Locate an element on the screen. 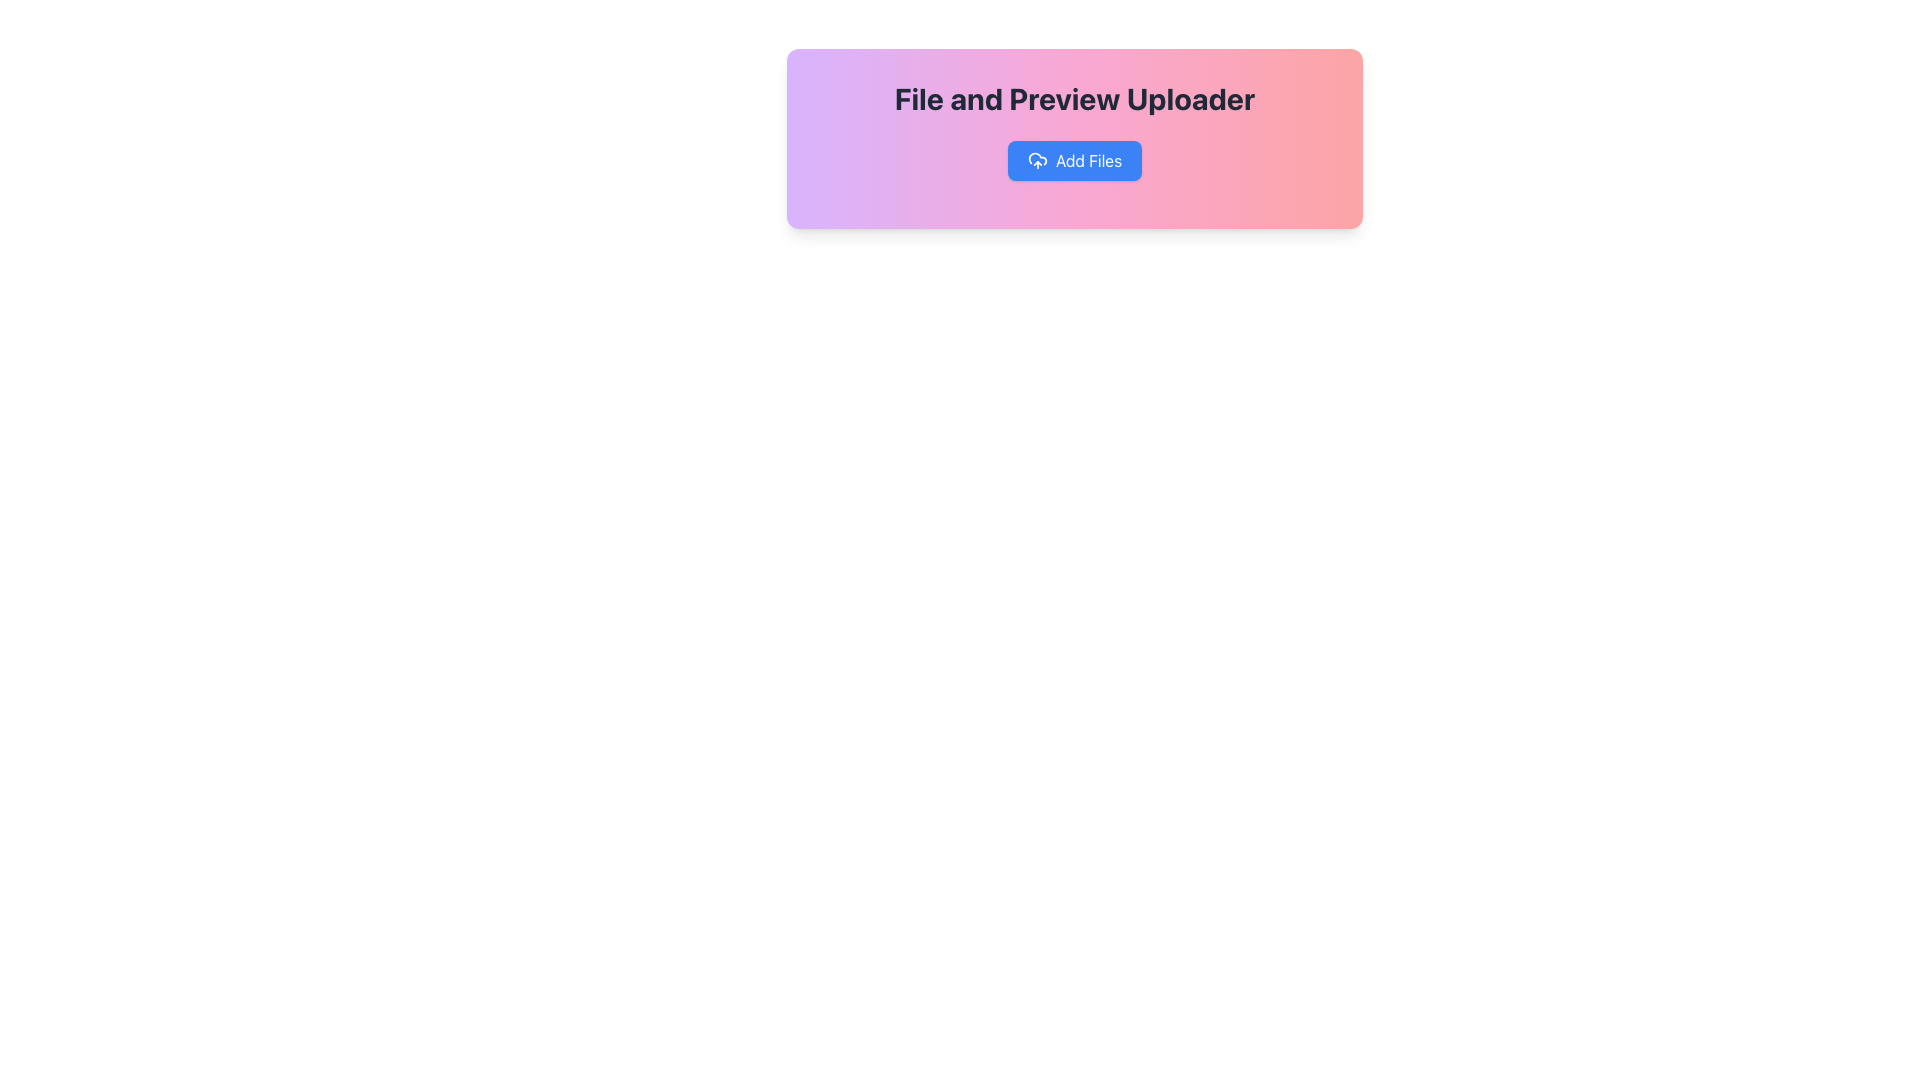 This screenshot has width=1920, height=1080. the button located in the panel with a gradient background, between the heading 'File and Preview Uploader' and the space for file previews is located at coordinates (1074, 160).